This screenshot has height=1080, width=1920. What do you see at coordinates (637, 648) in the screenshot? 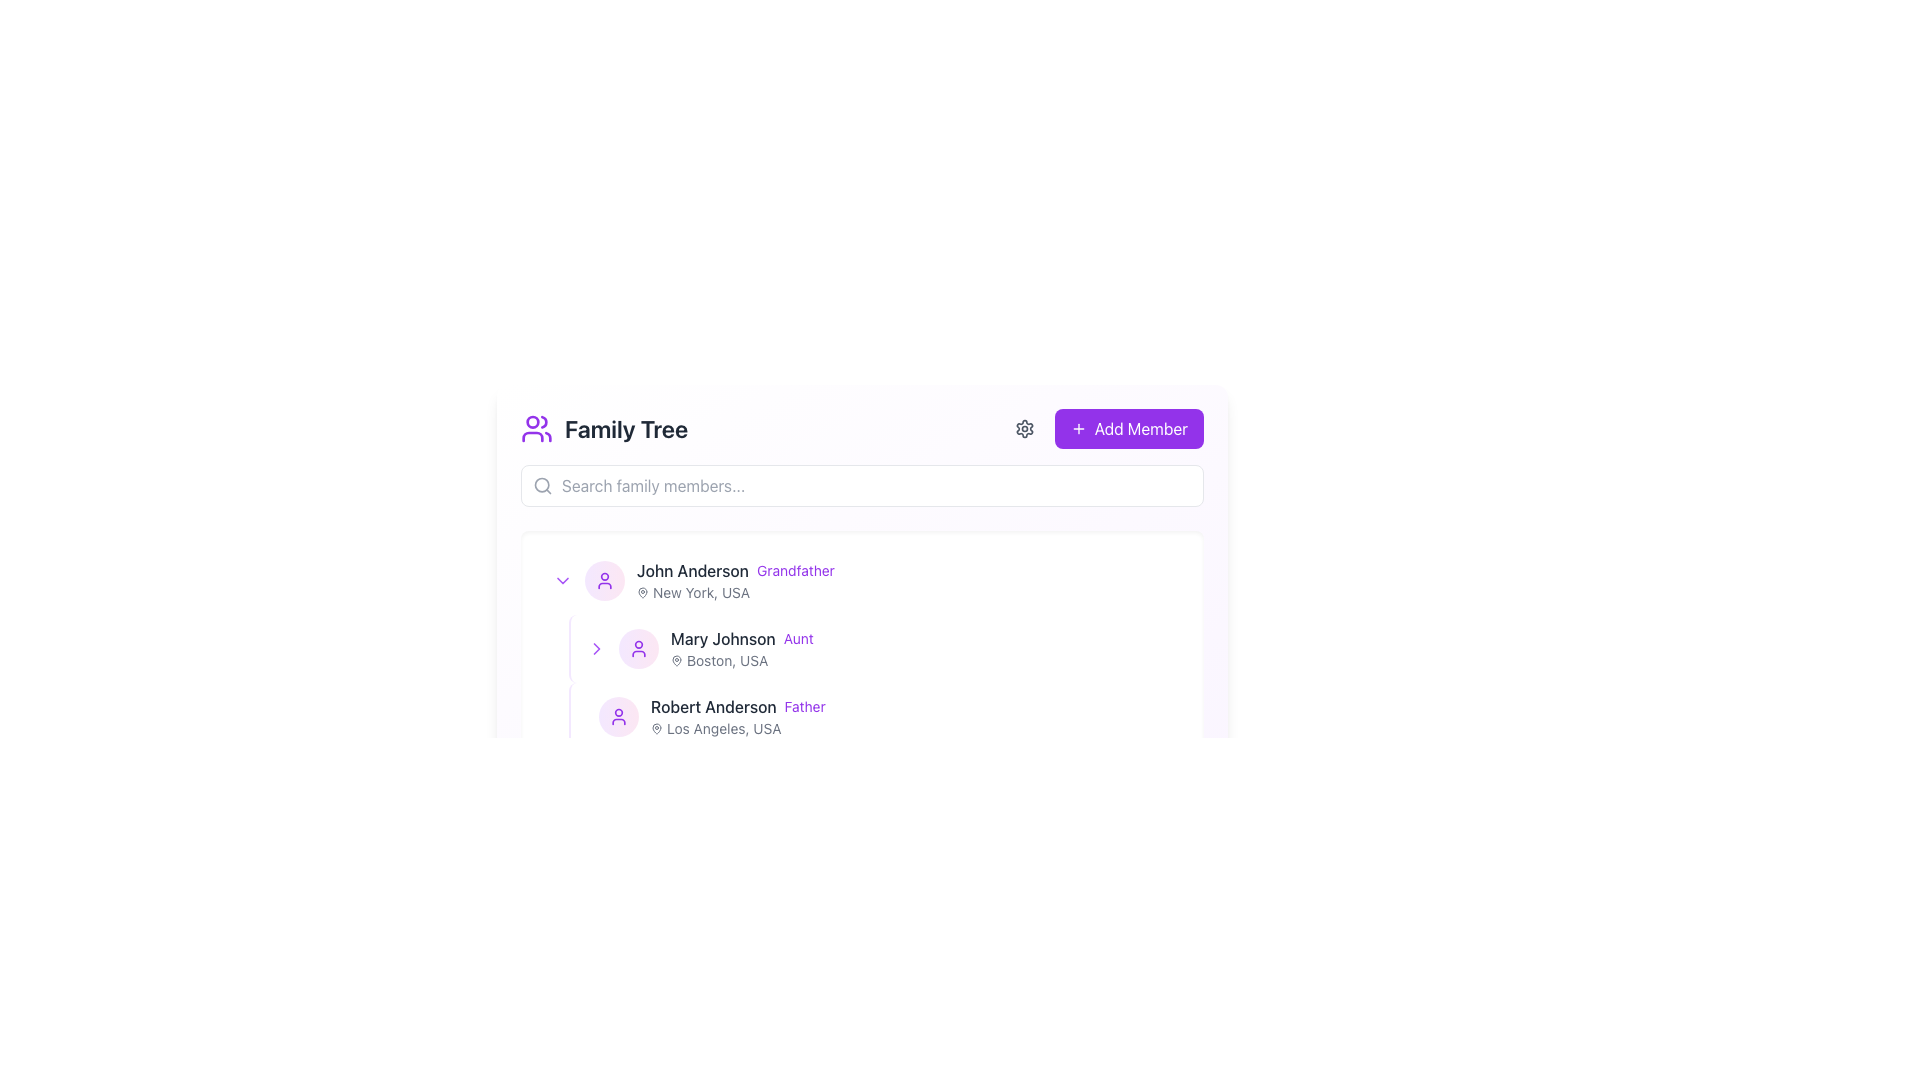
I see `the user profile icon representing 'Mary Johnson', which is visually aligned to the left of the text 'Mary Johnson Aunt Boston, USA'` at bounding box center [637, 648].